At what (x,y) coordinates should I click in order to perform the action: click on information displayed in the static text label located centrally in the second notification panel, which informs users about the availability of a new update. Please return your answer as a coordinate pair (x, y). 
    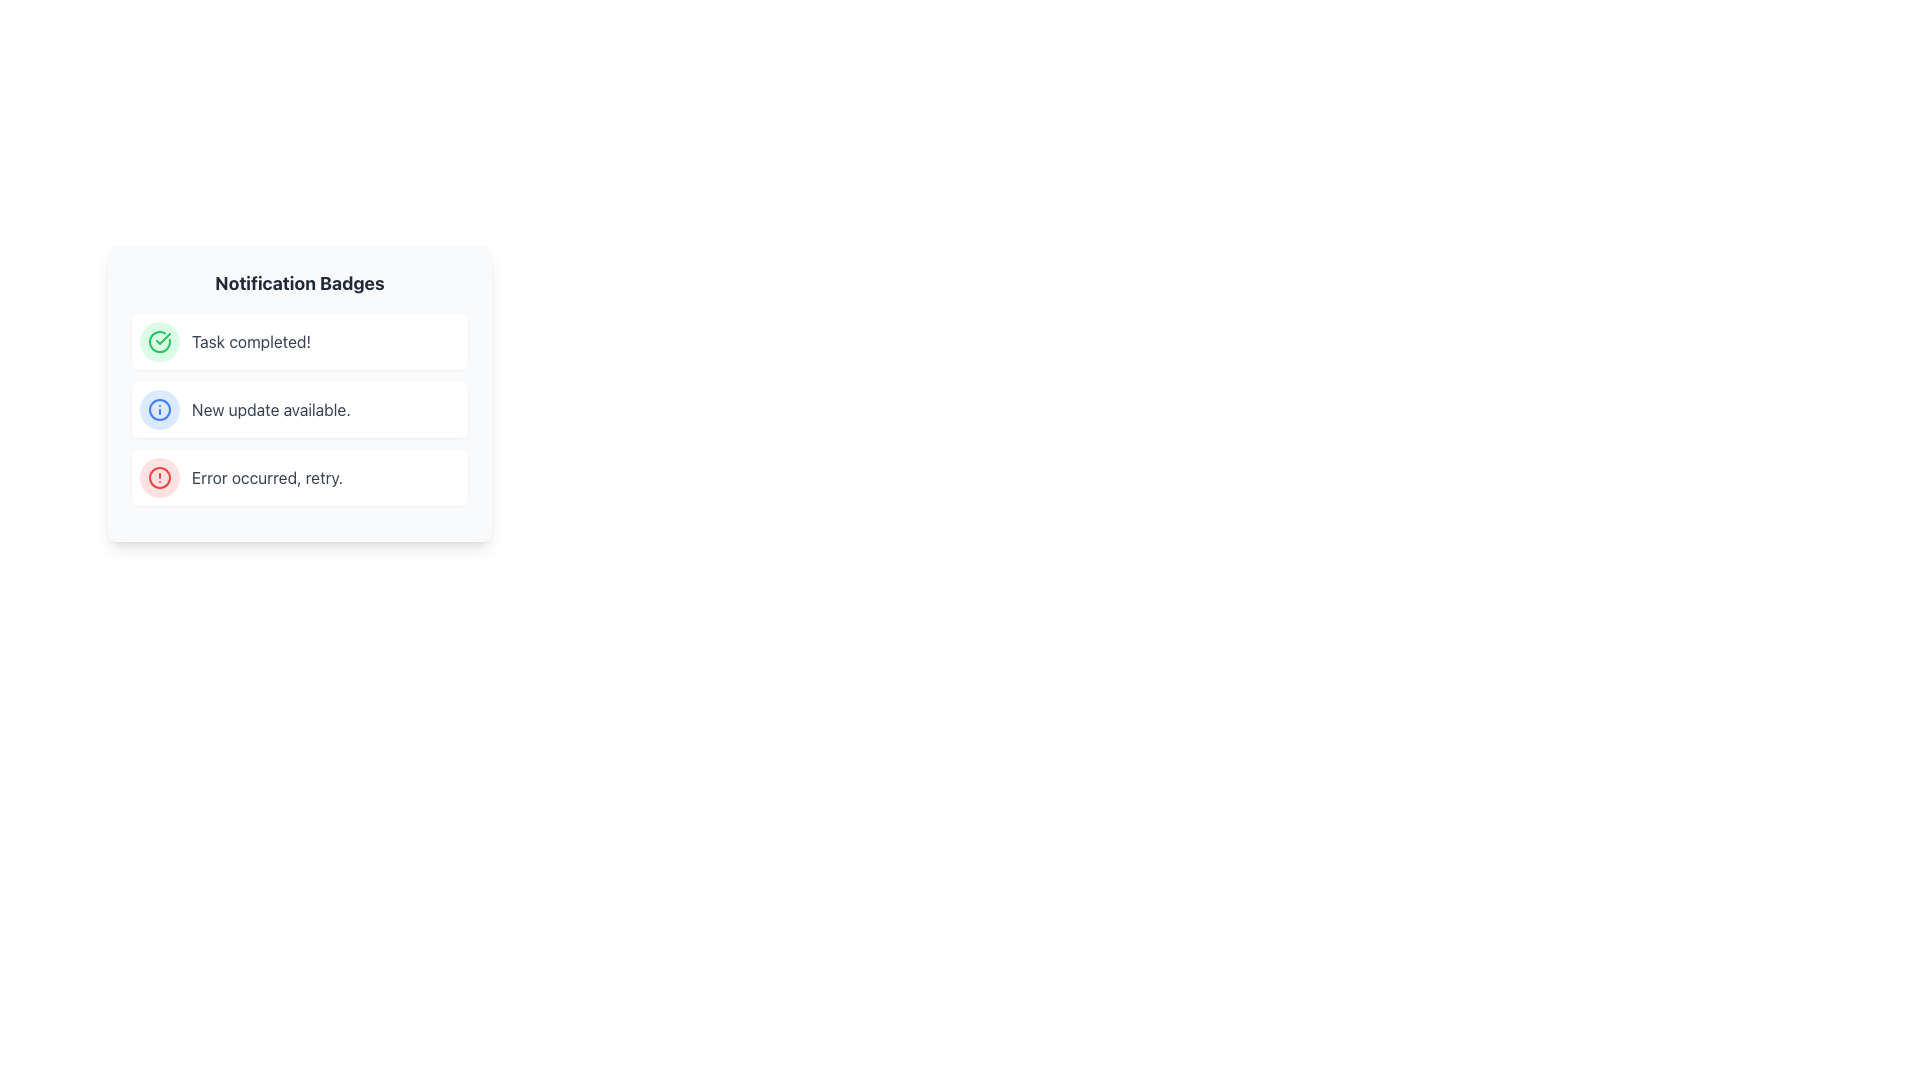
    Looking at the image, I should click on (270, 408).